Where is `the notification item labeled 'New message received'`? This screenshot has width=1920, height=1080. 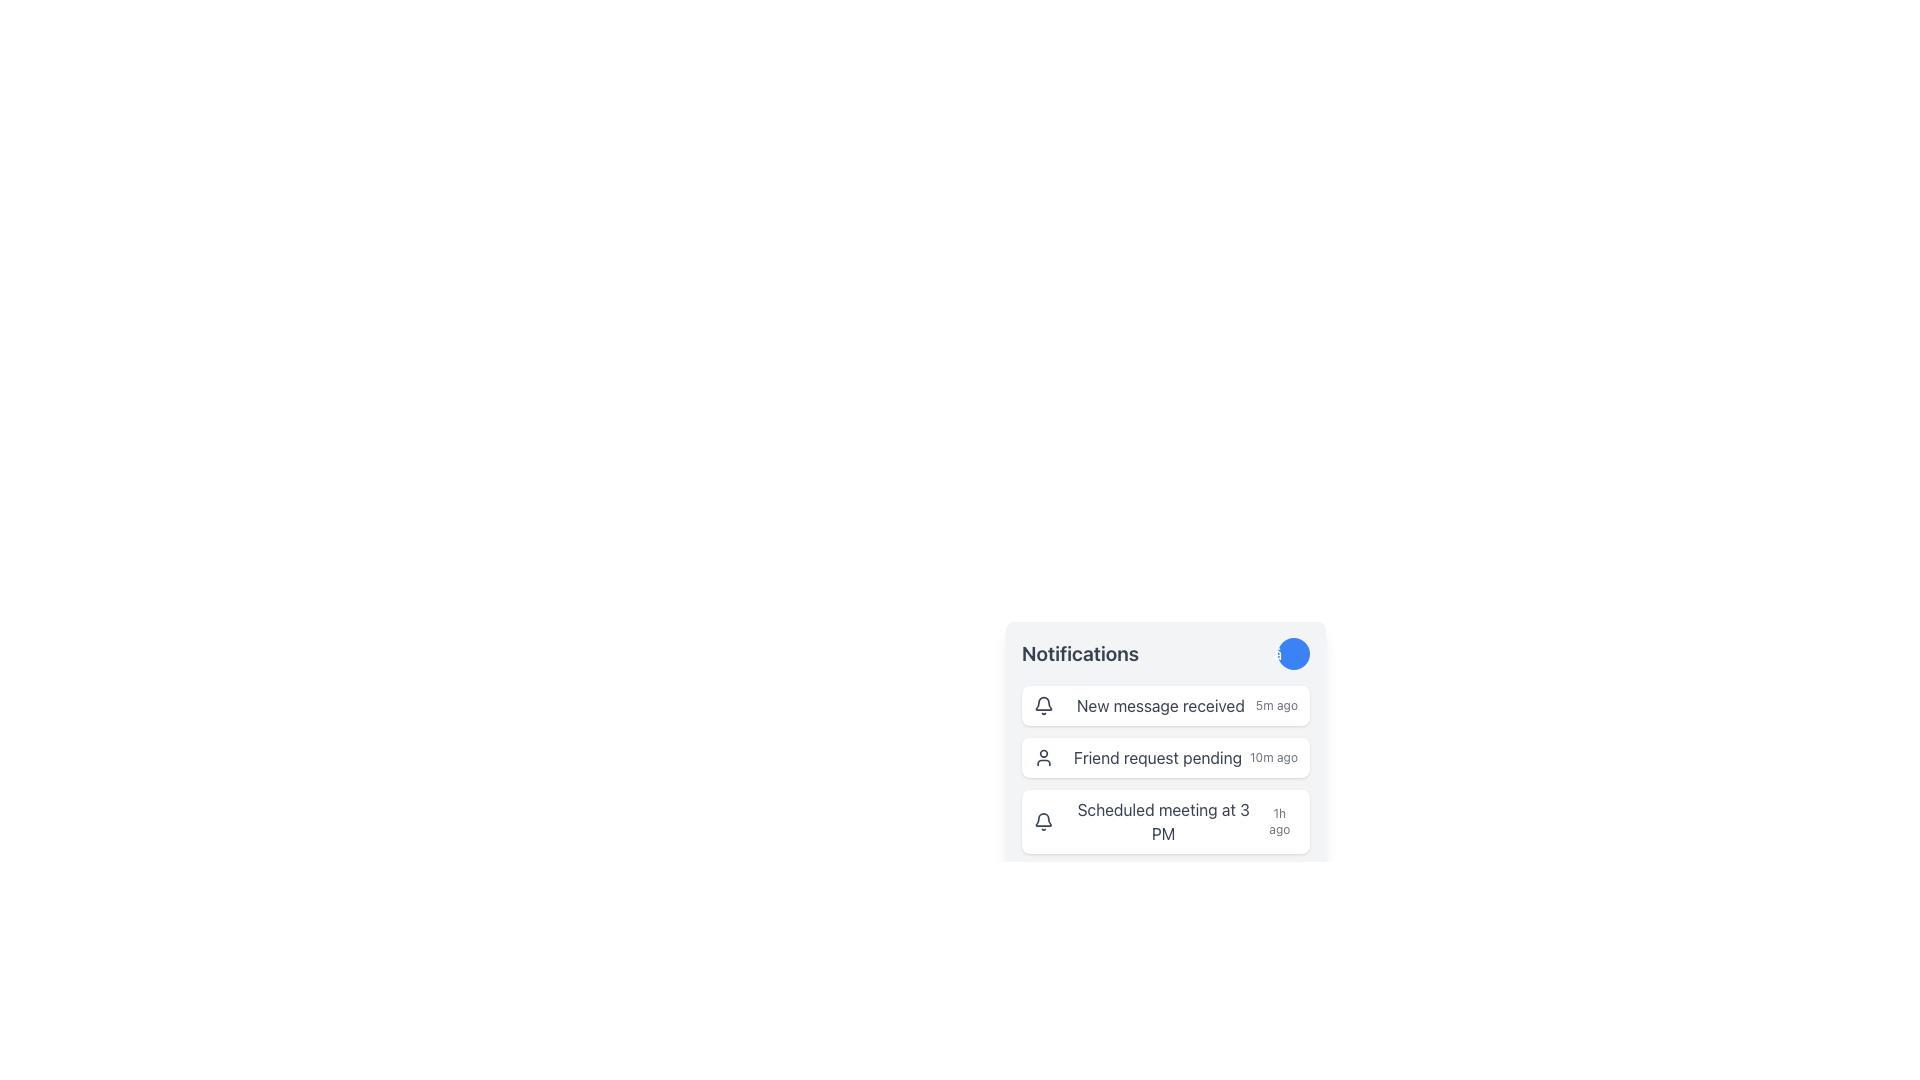 the notification item labeled 'New message received' is located at coordinates (1166, 704).